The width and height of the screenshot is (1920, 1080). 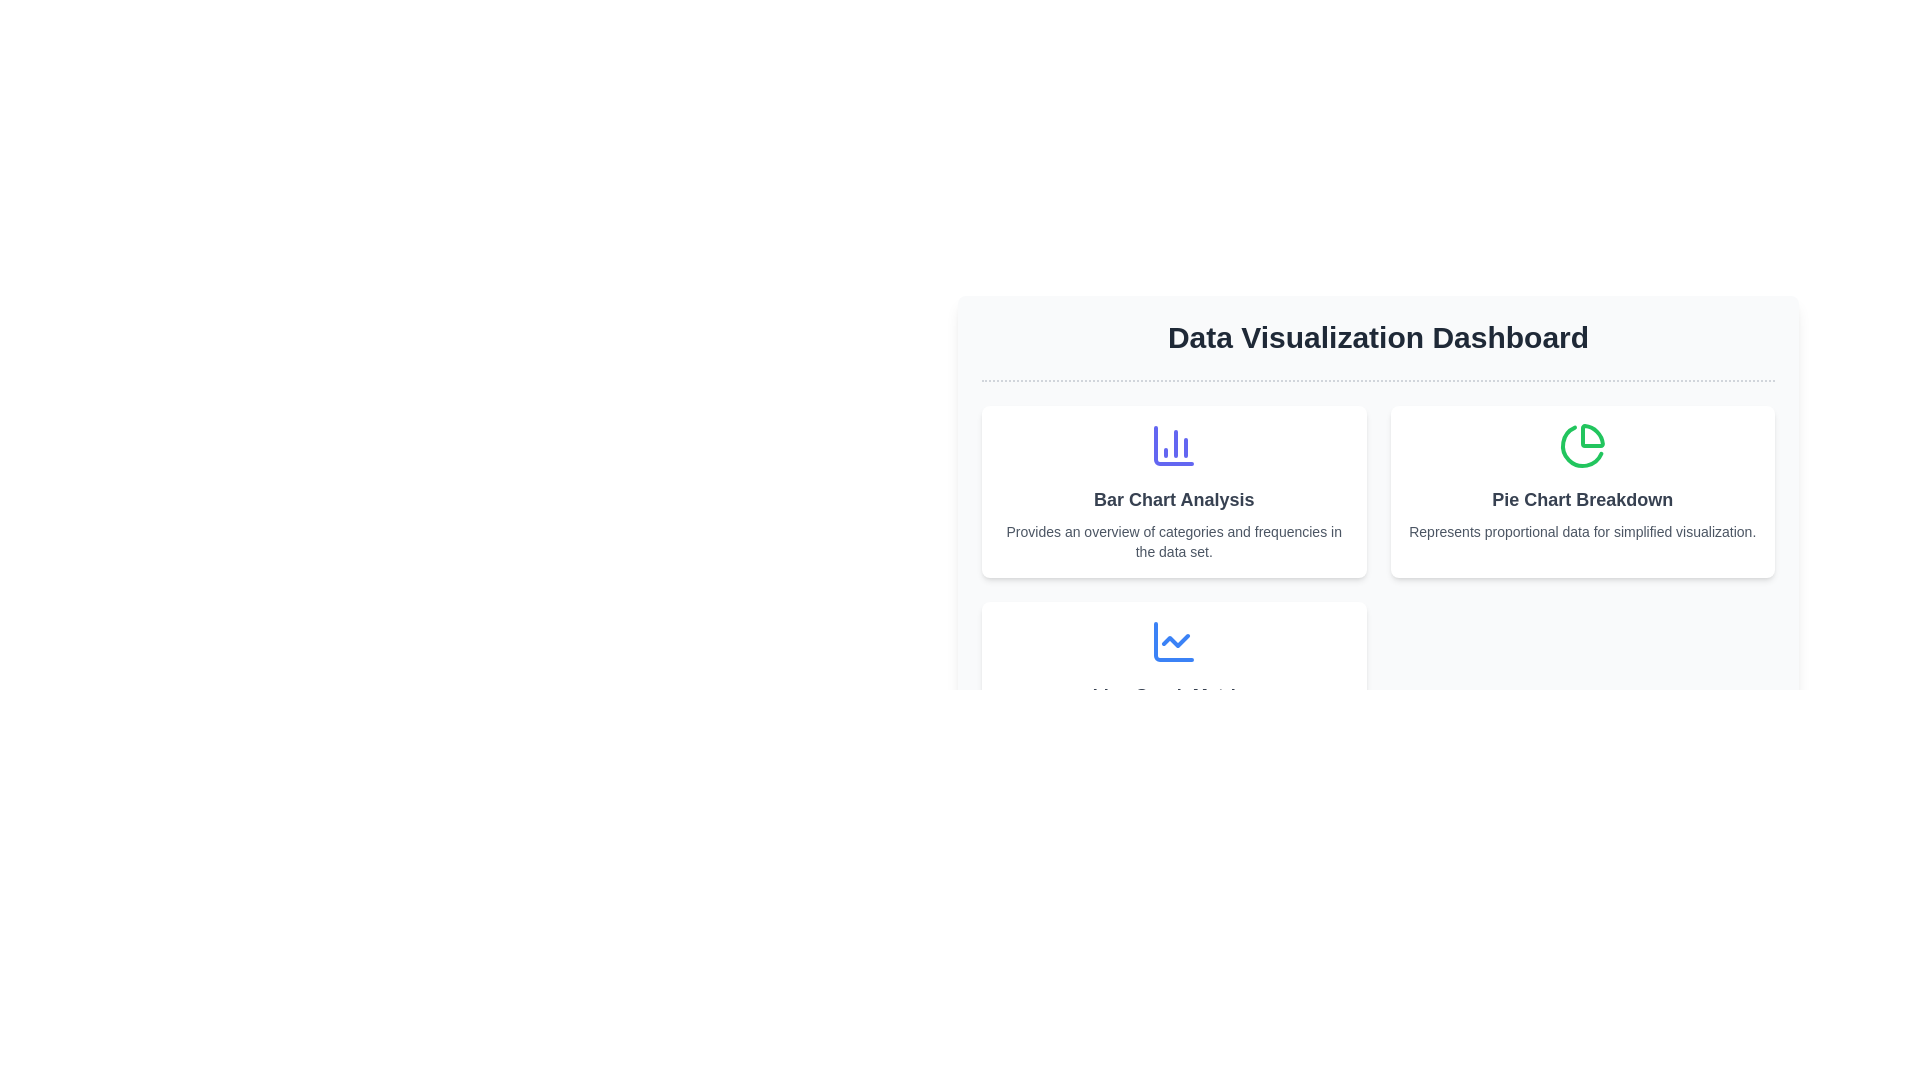 I want to click on the text label displaying 'Bar Chart Analysis', which is styled in a large, bold, dark gray font and is centered below a chart icon, so click(x=1174, y=499).